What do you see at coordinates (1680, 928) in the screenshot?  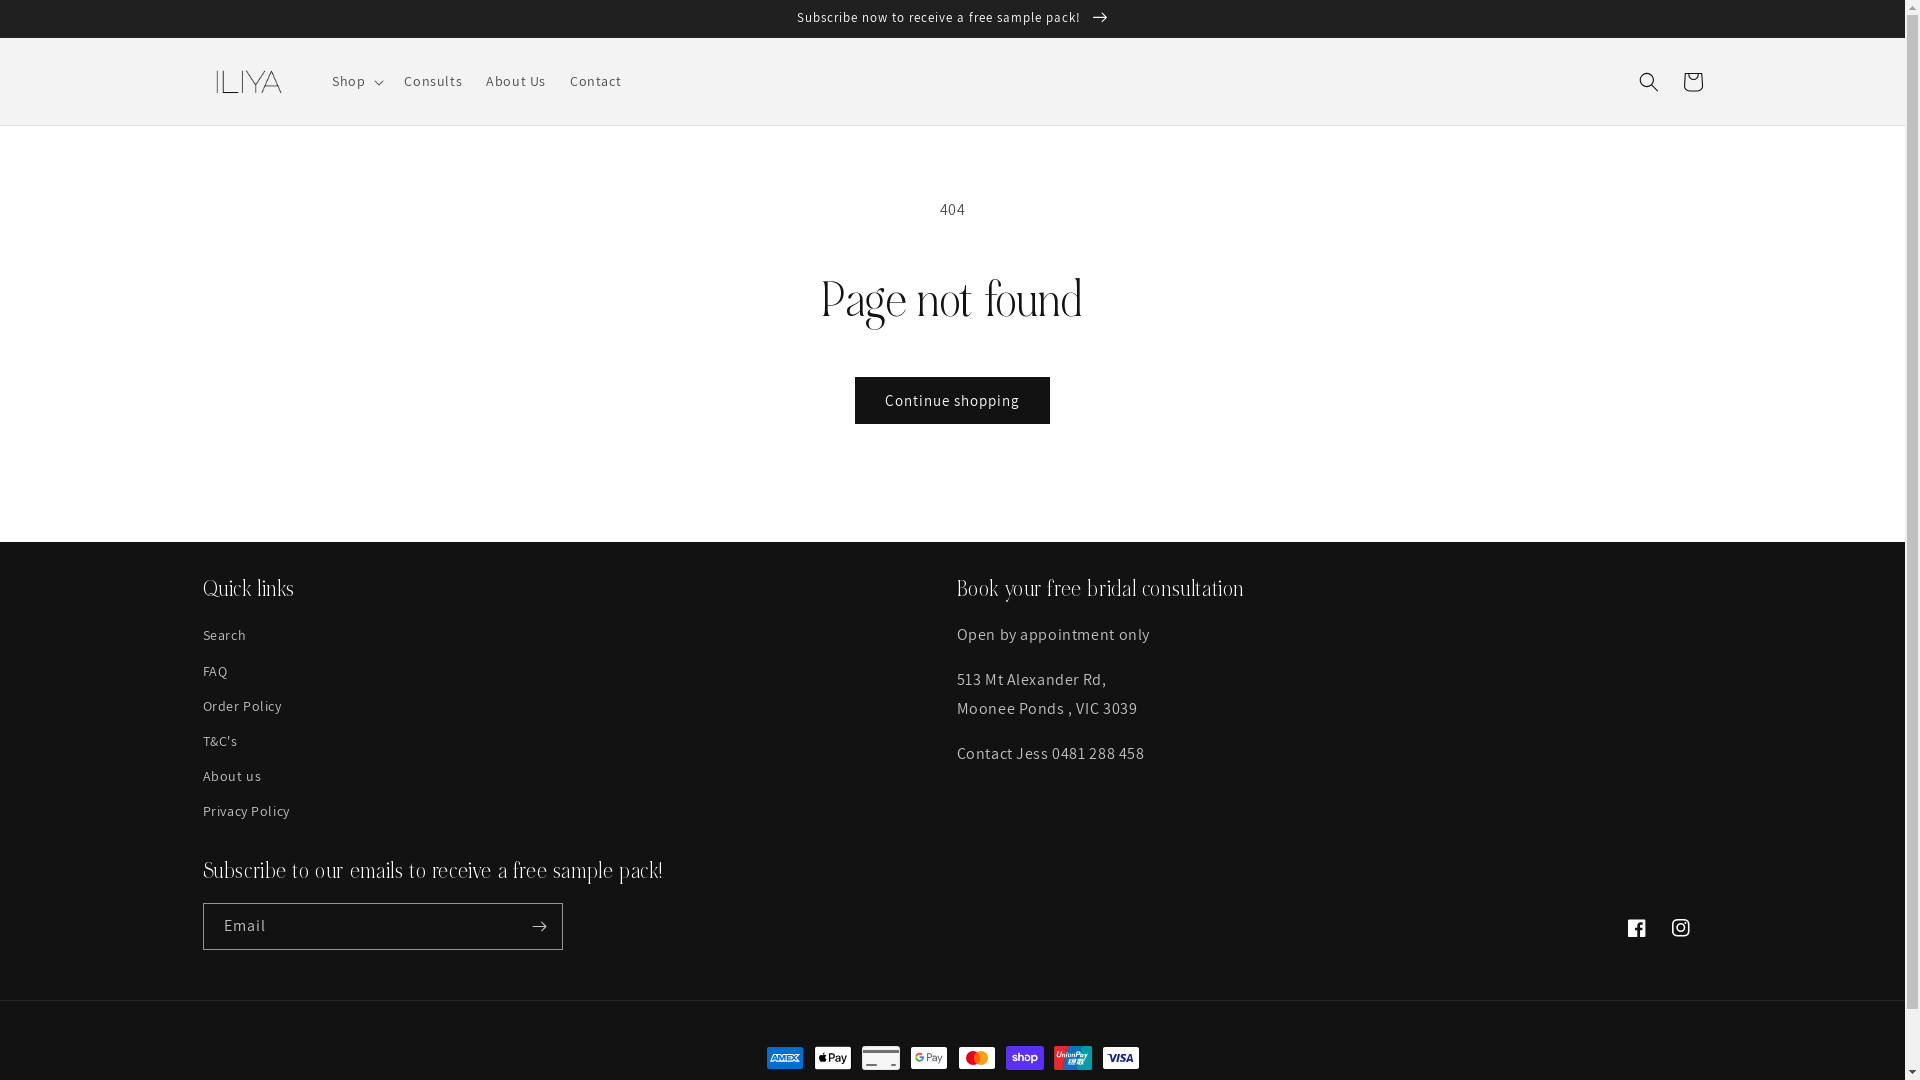 I see `'Instagram'` at bounding box center [1680, 928].